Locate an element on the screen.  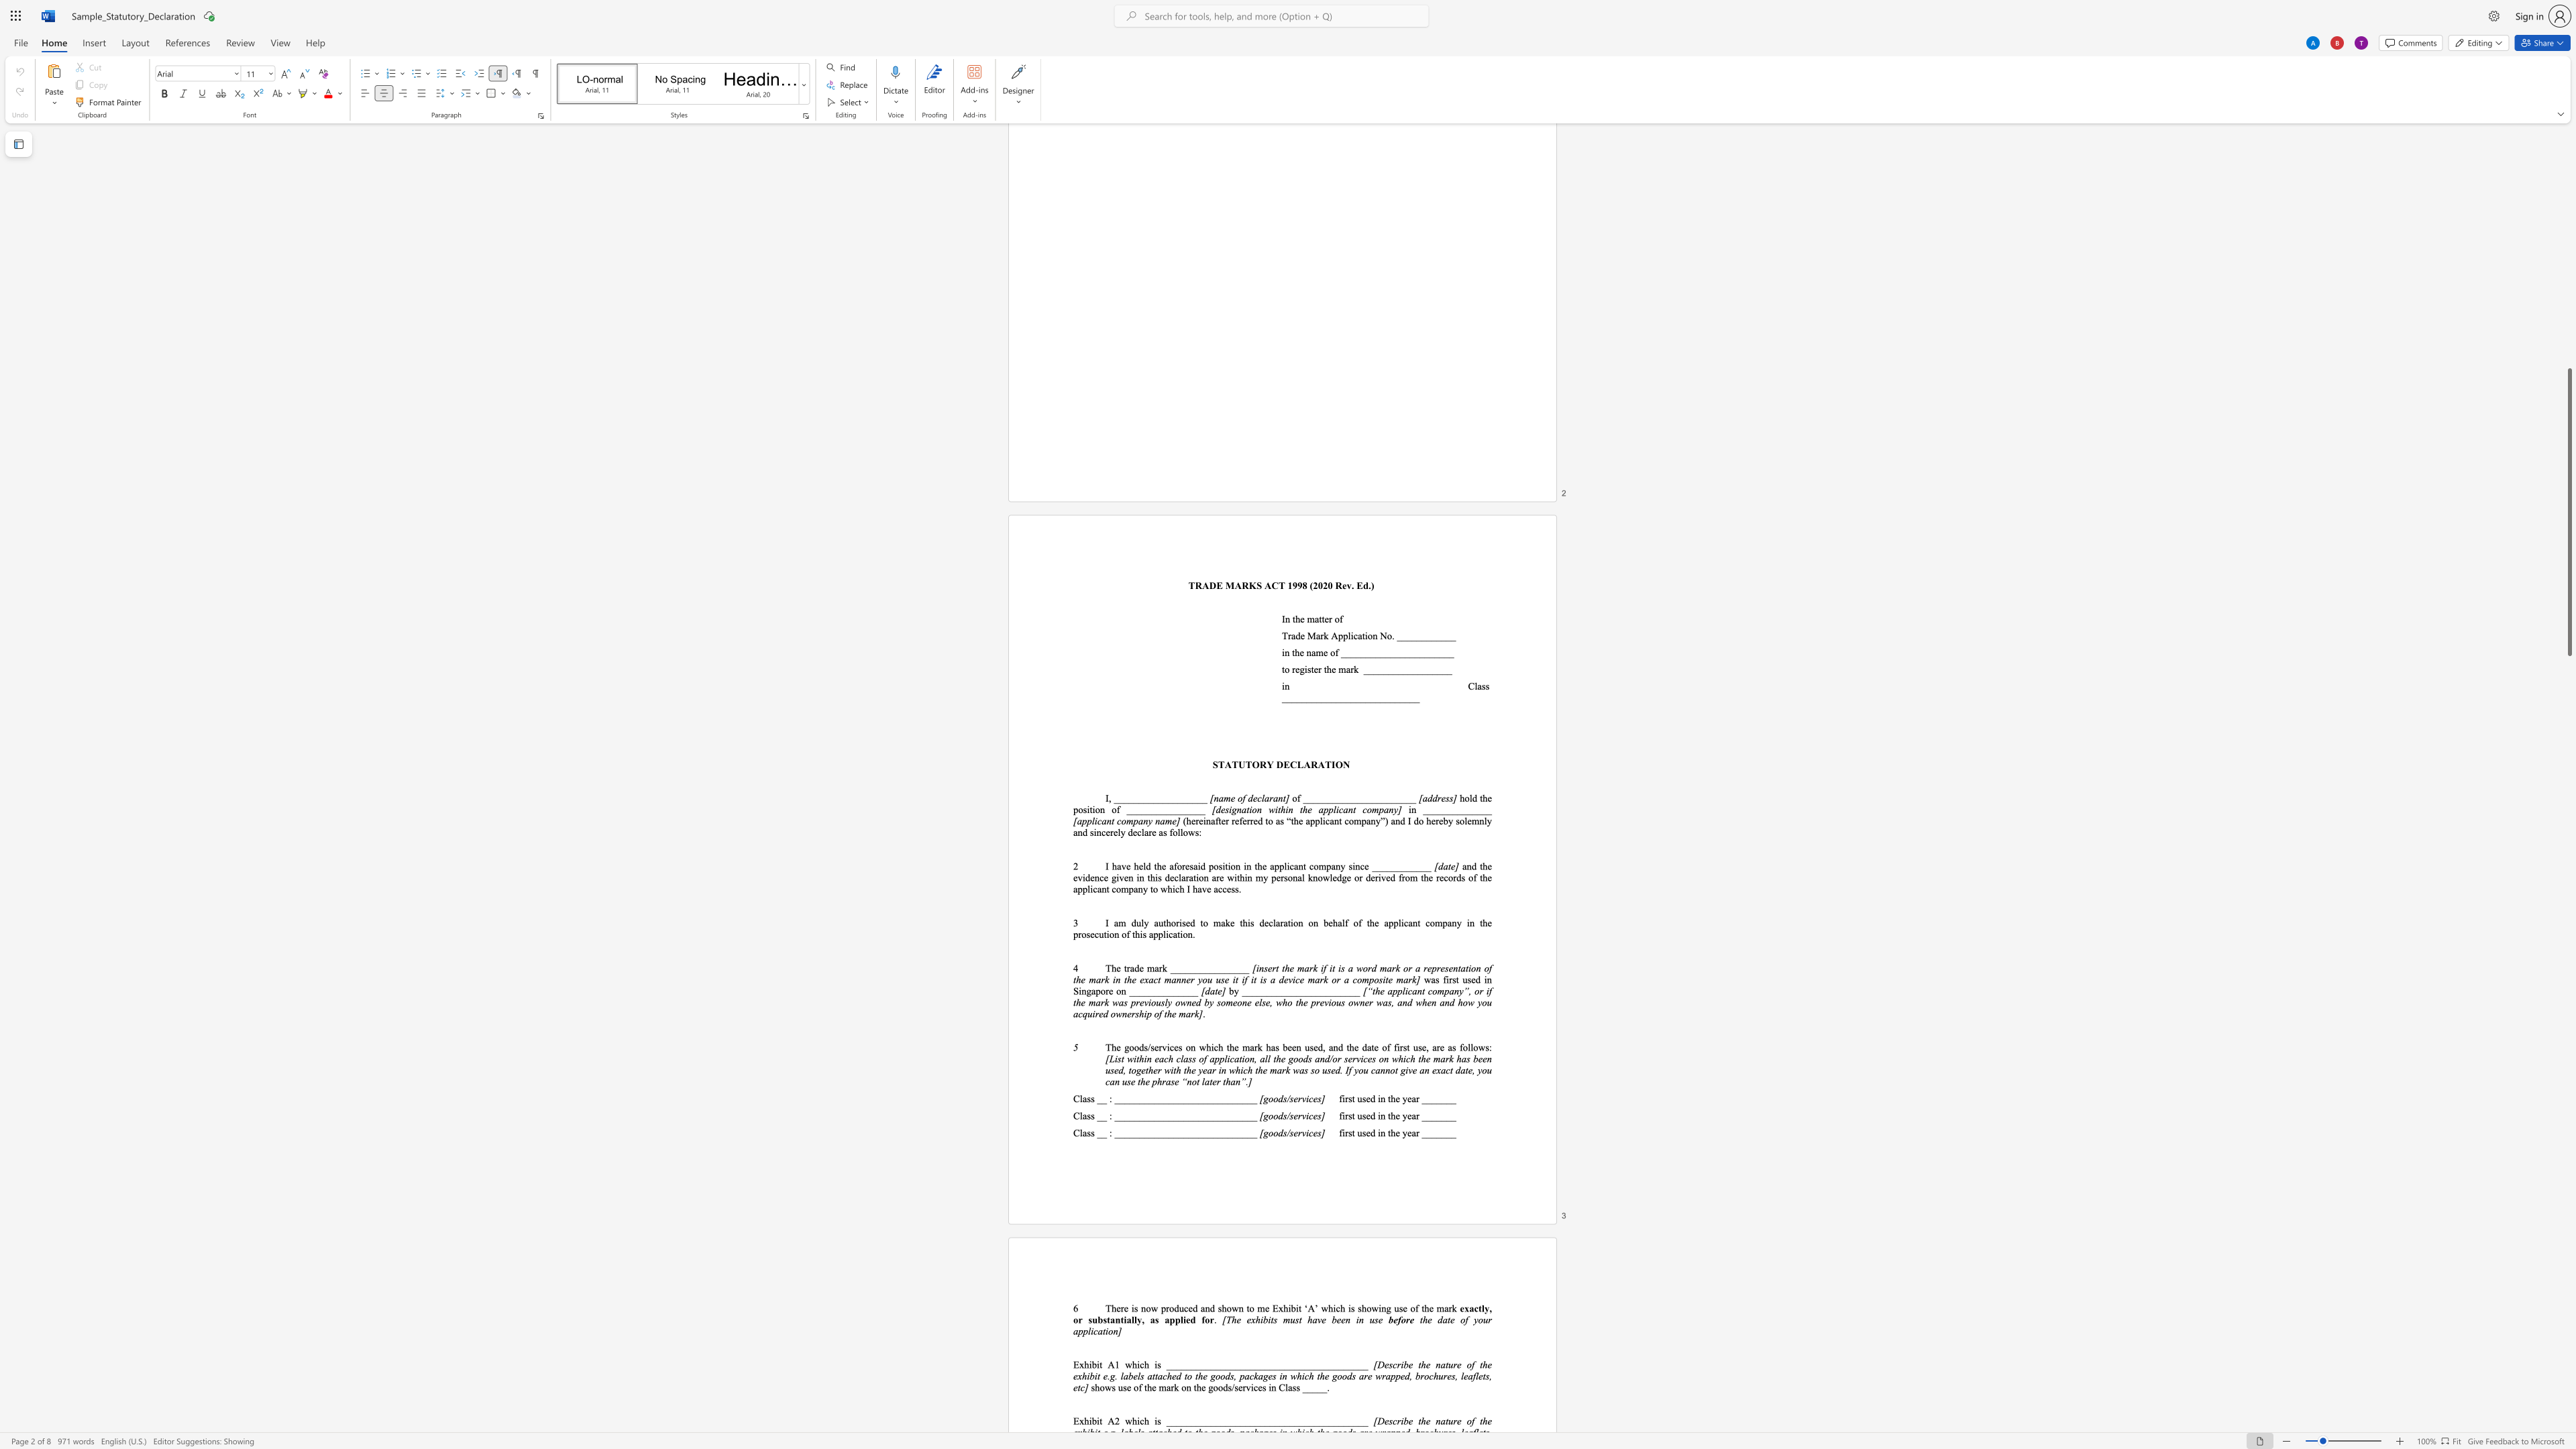
the scrollbar to scroll upward is located at coordinates (2568, 368).